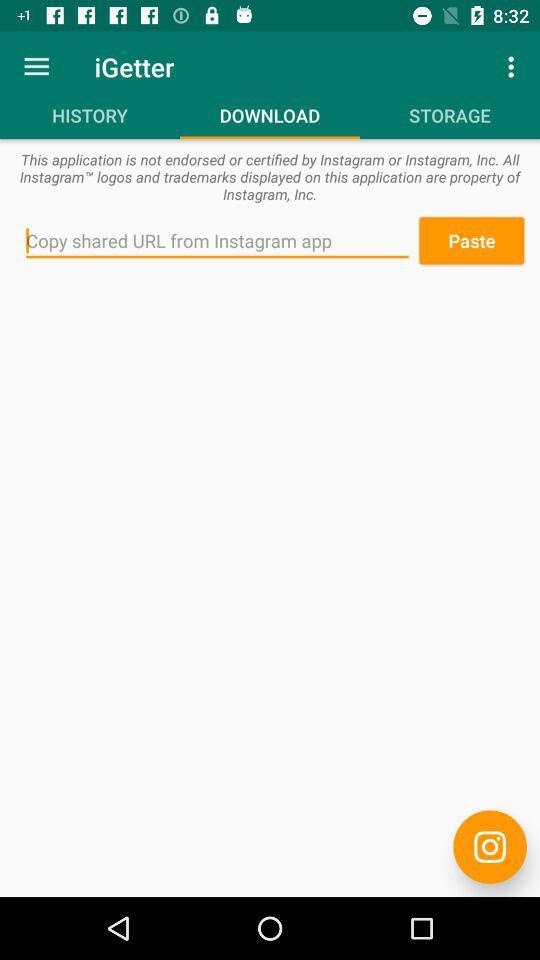 Image resolution: width=540 pixels, height=960 pixels. I want to click on the icon to the right of the igetter, so click(513, 66).